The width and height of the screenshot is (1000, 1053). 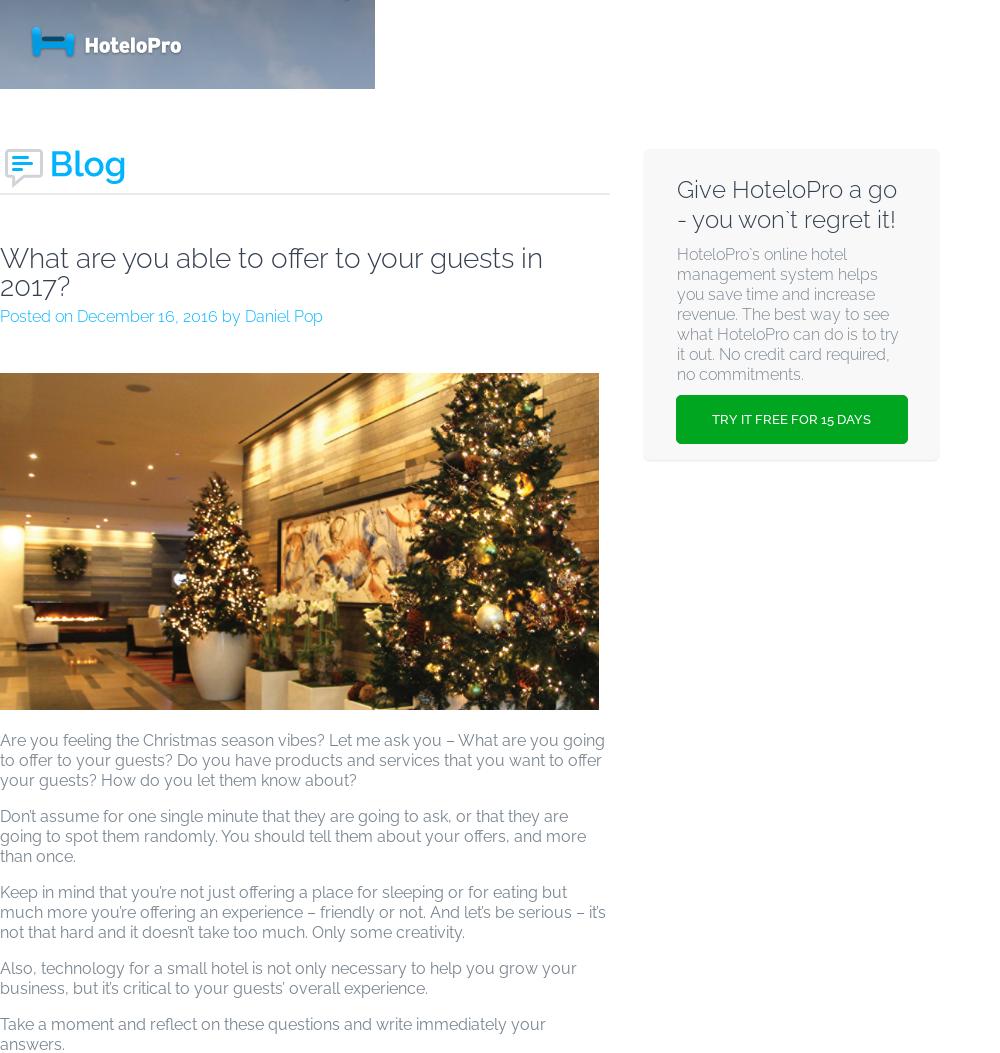 What do you see at coordinates (288, 978) in the screenshot?
I see `'Also, technology for a small hotel is not only necessary to help you grow your business, but it’s critical to your guests’ overall experience.'` at bounding box center [288, 978].